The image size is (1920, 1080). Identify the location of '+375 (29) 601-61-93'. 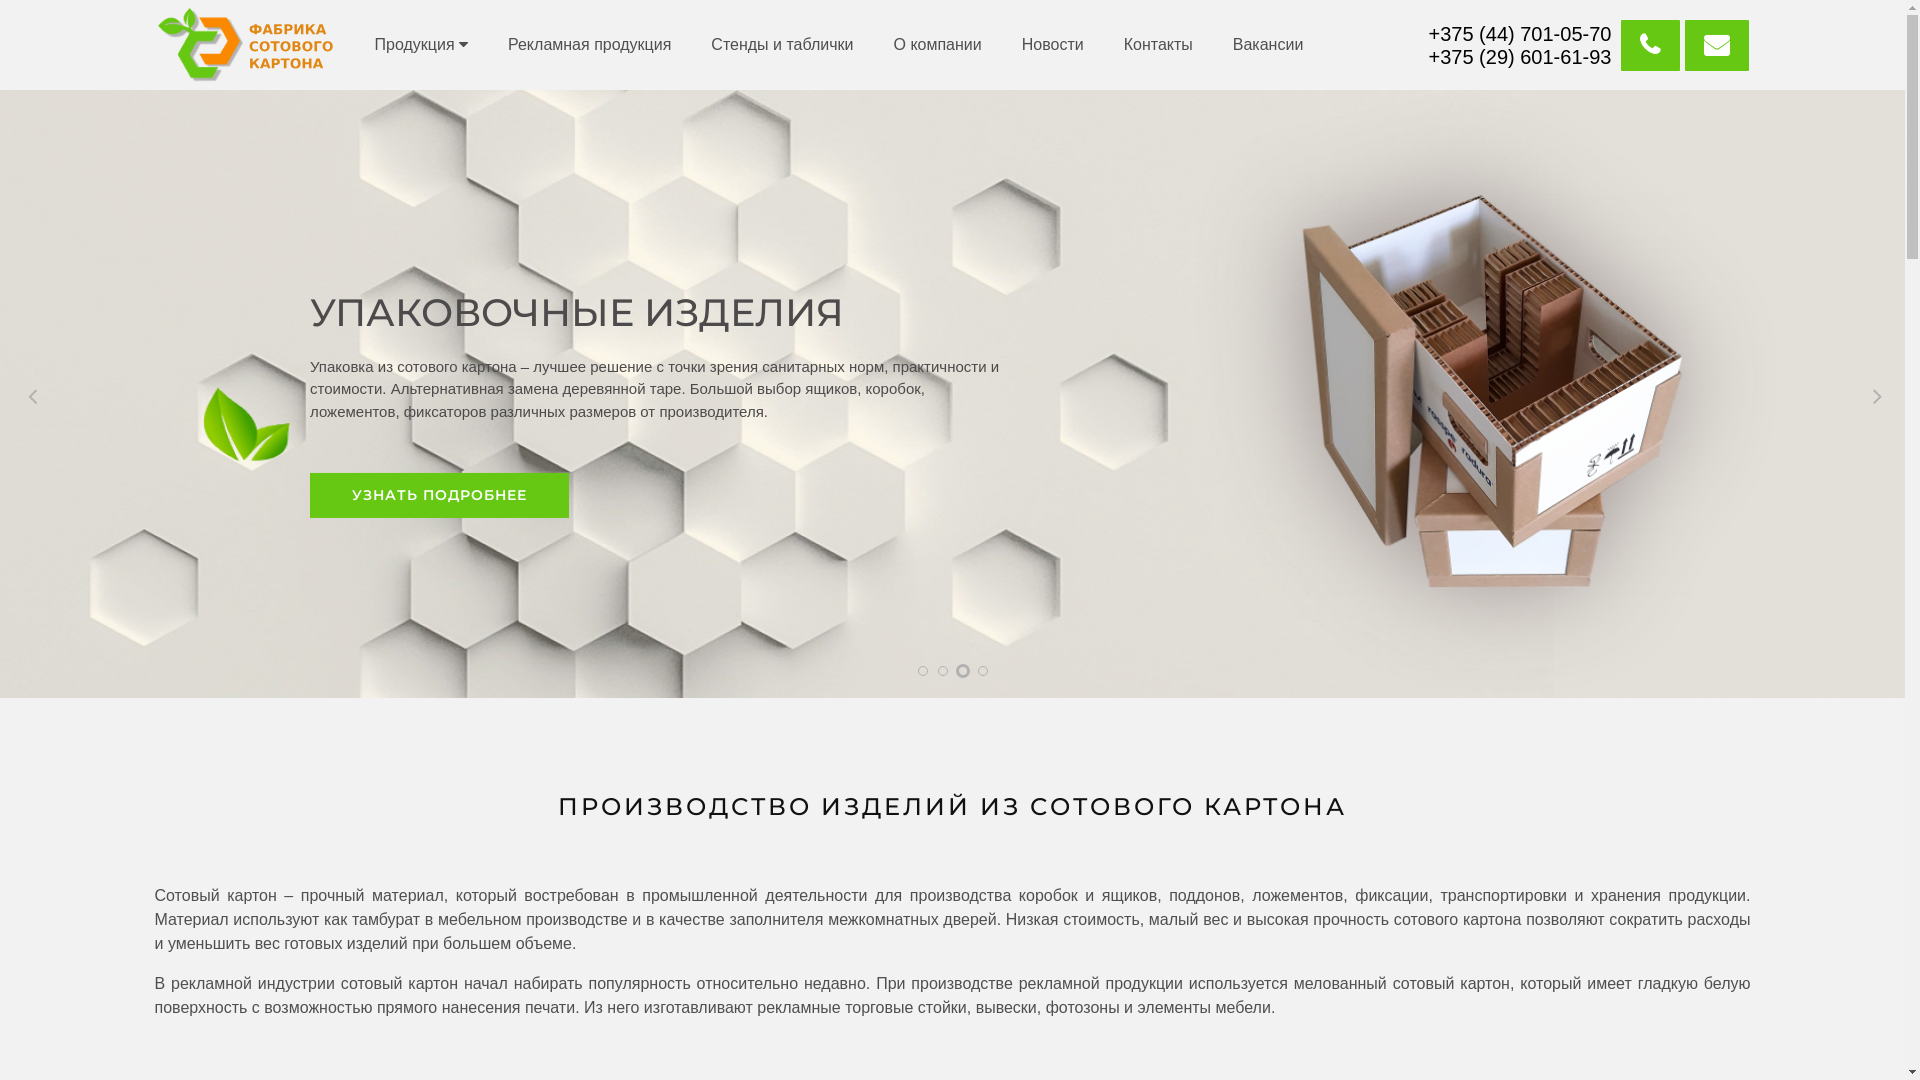
(1520, 56).